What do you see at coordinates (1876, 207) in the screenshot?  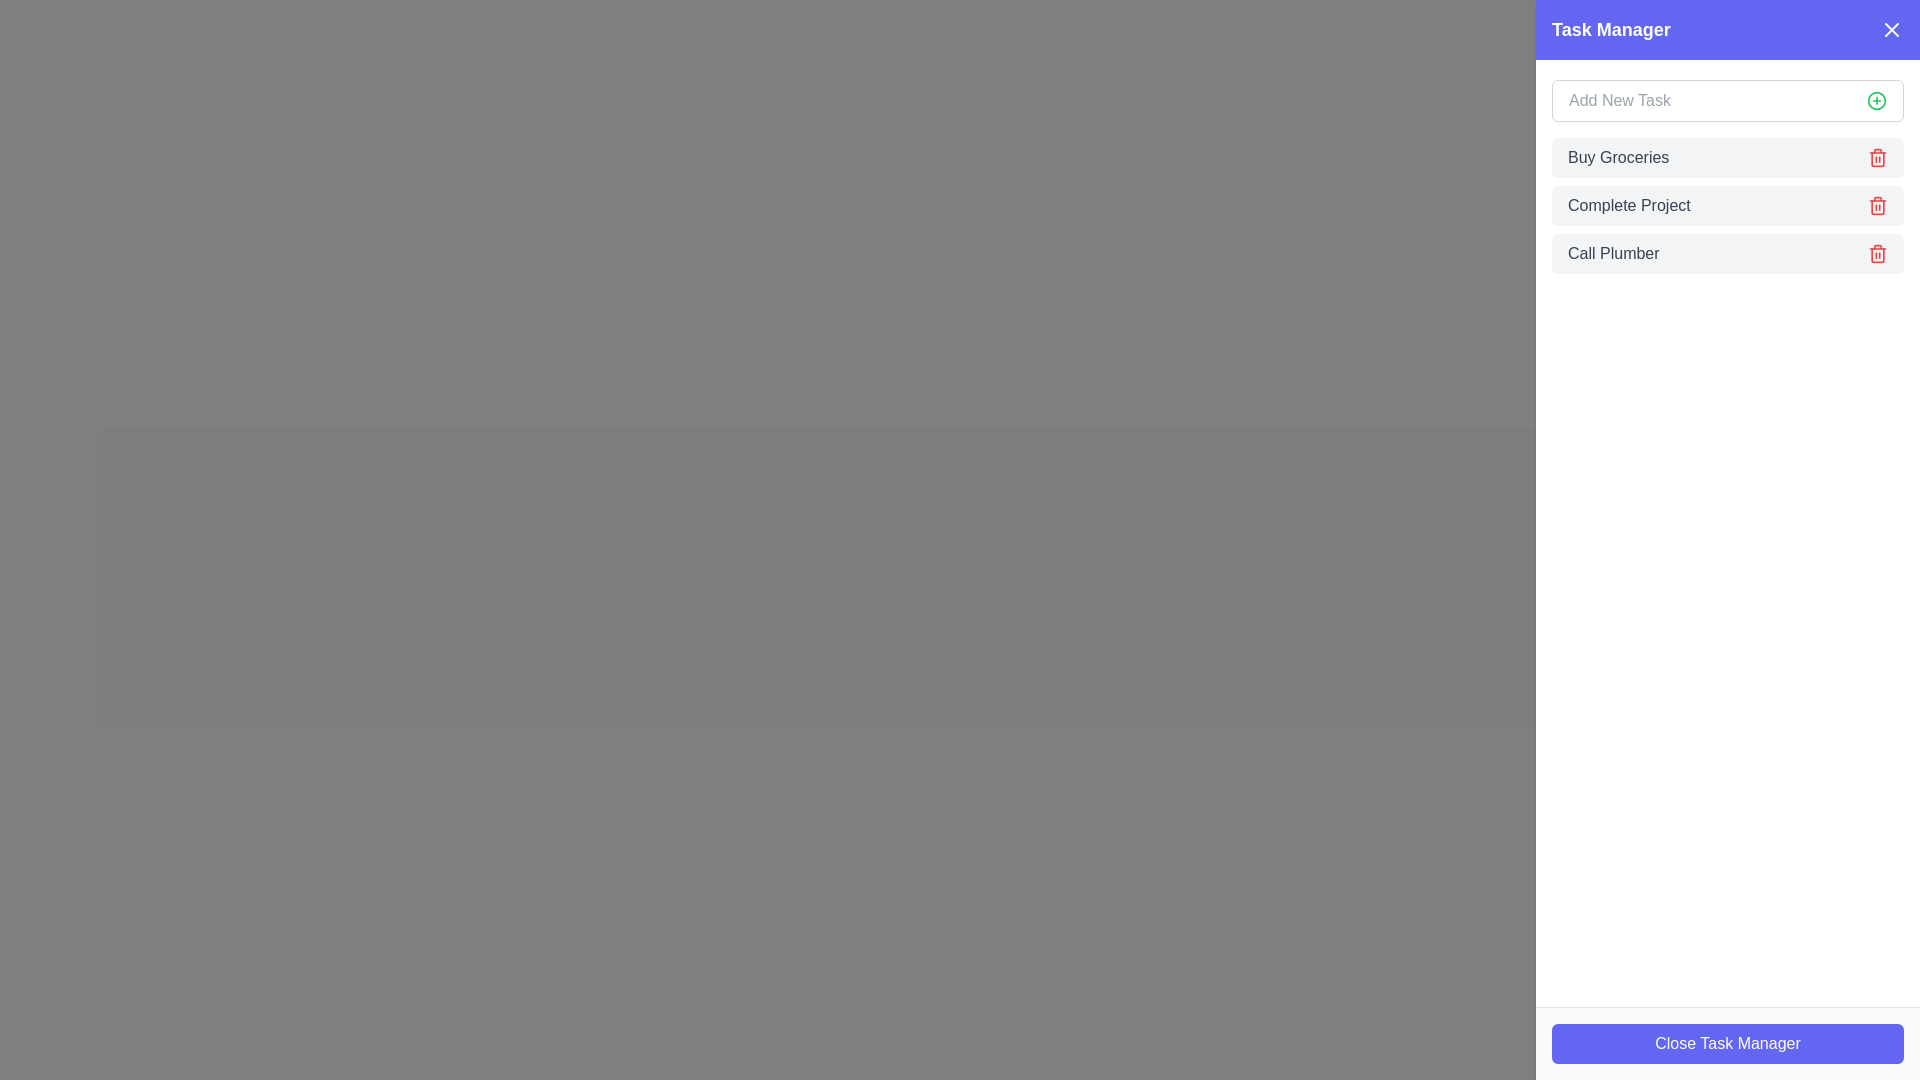 I see `the trash can icon, which has a red stroke and is located to the right of the 'Complete Project' task in the Task Manager interface, to initiate a delete action` at bounding box center [1876, 207].